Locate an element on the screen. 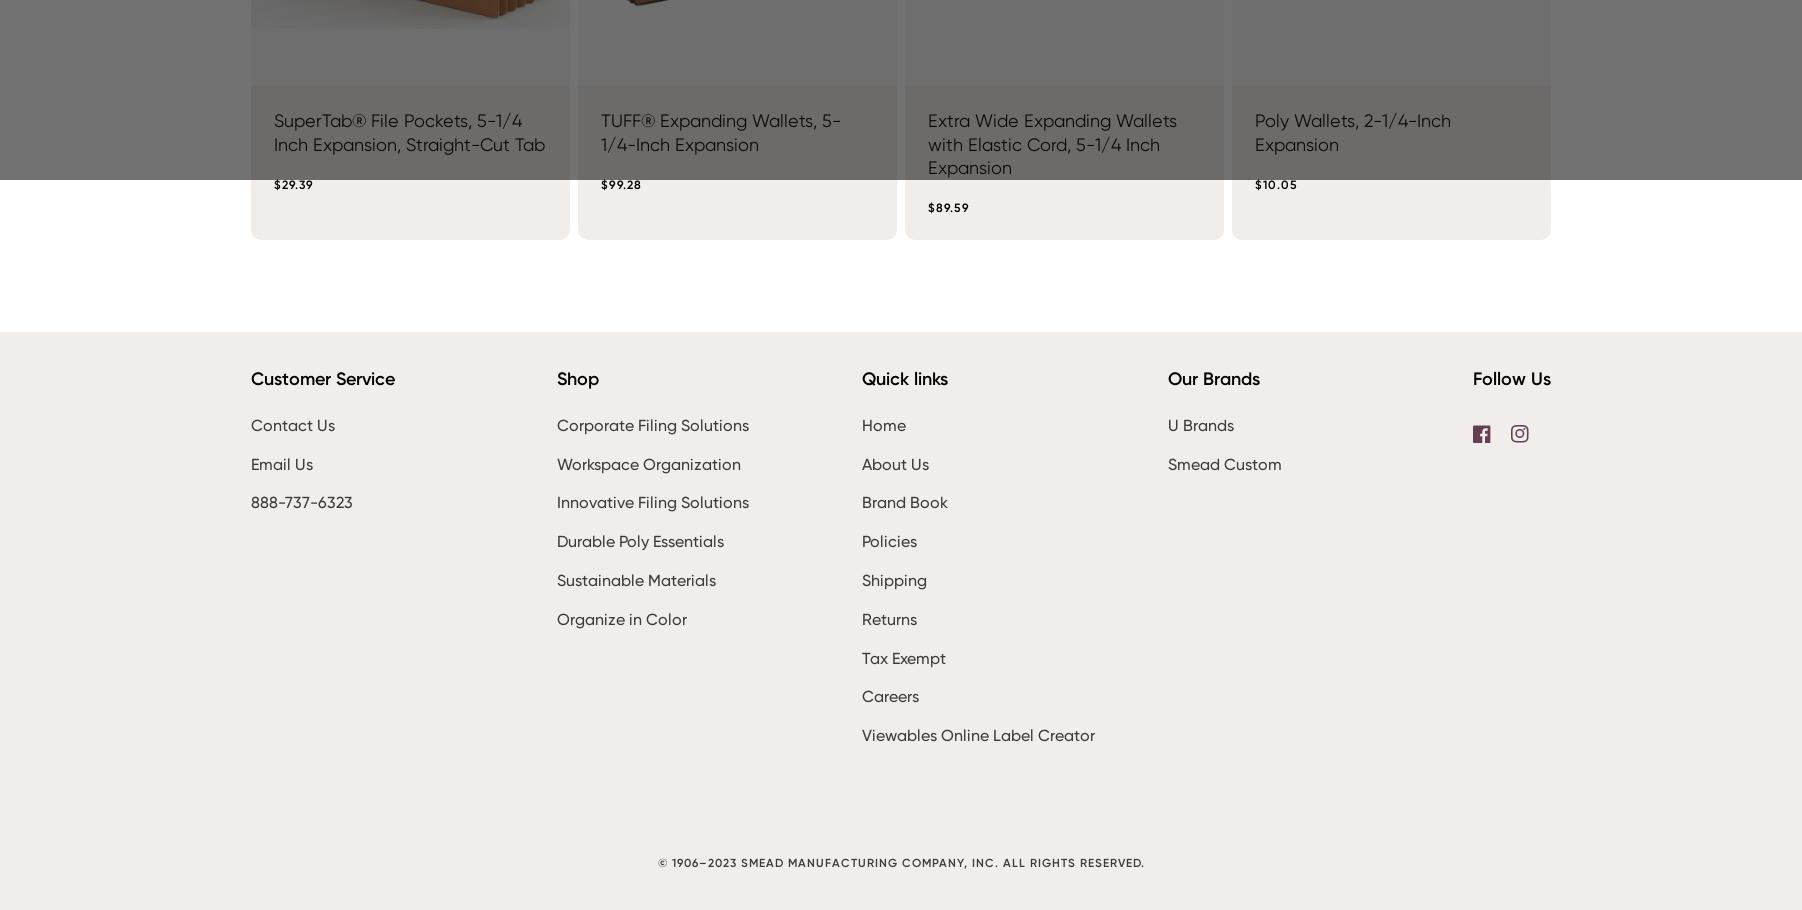 Image resolution: width=1802 pixels, height=910 pixels. 'Corporate Filing Solutions' is located at coordinates (554, 424).